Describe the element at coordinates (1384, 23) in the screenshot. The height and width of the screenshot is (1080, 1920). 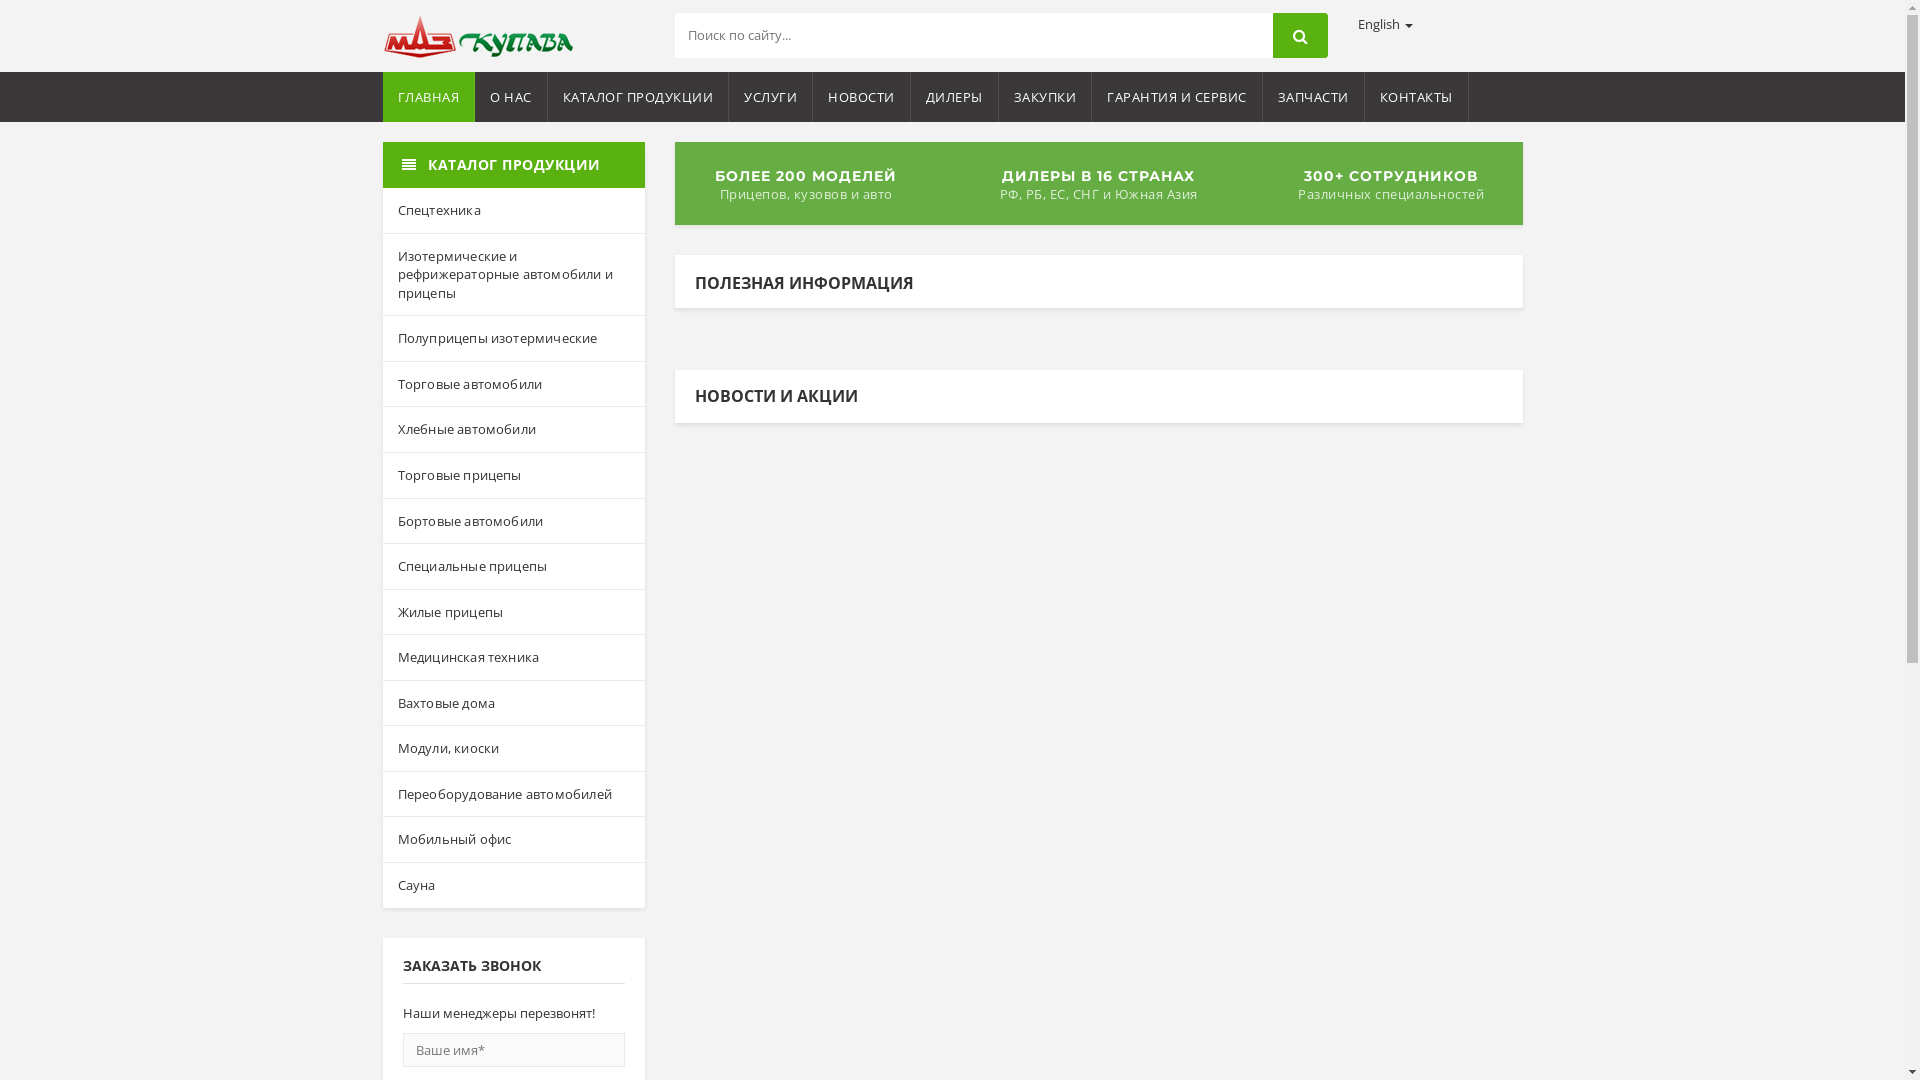
I see `'English'` at that location.